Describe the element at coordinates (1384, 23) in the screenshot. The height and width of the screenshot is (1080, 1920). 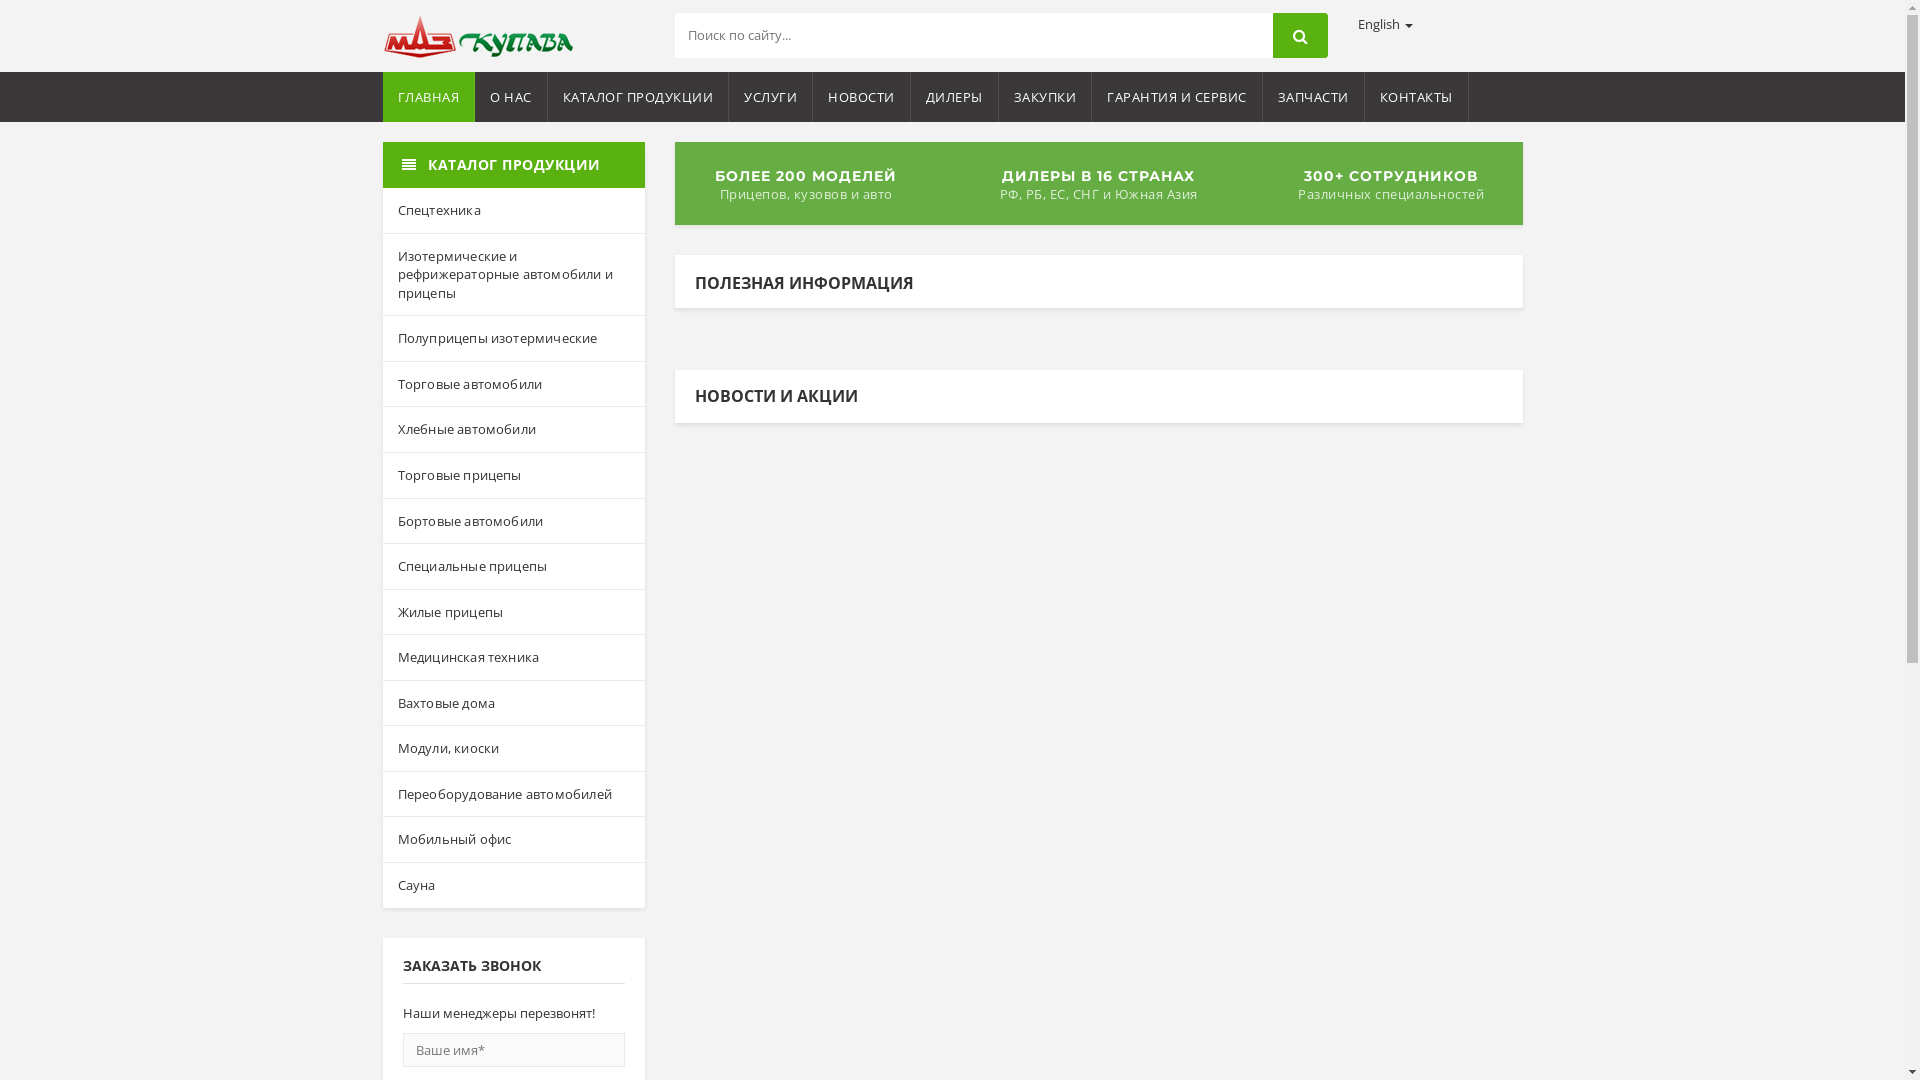
I see `'English'` at that location.